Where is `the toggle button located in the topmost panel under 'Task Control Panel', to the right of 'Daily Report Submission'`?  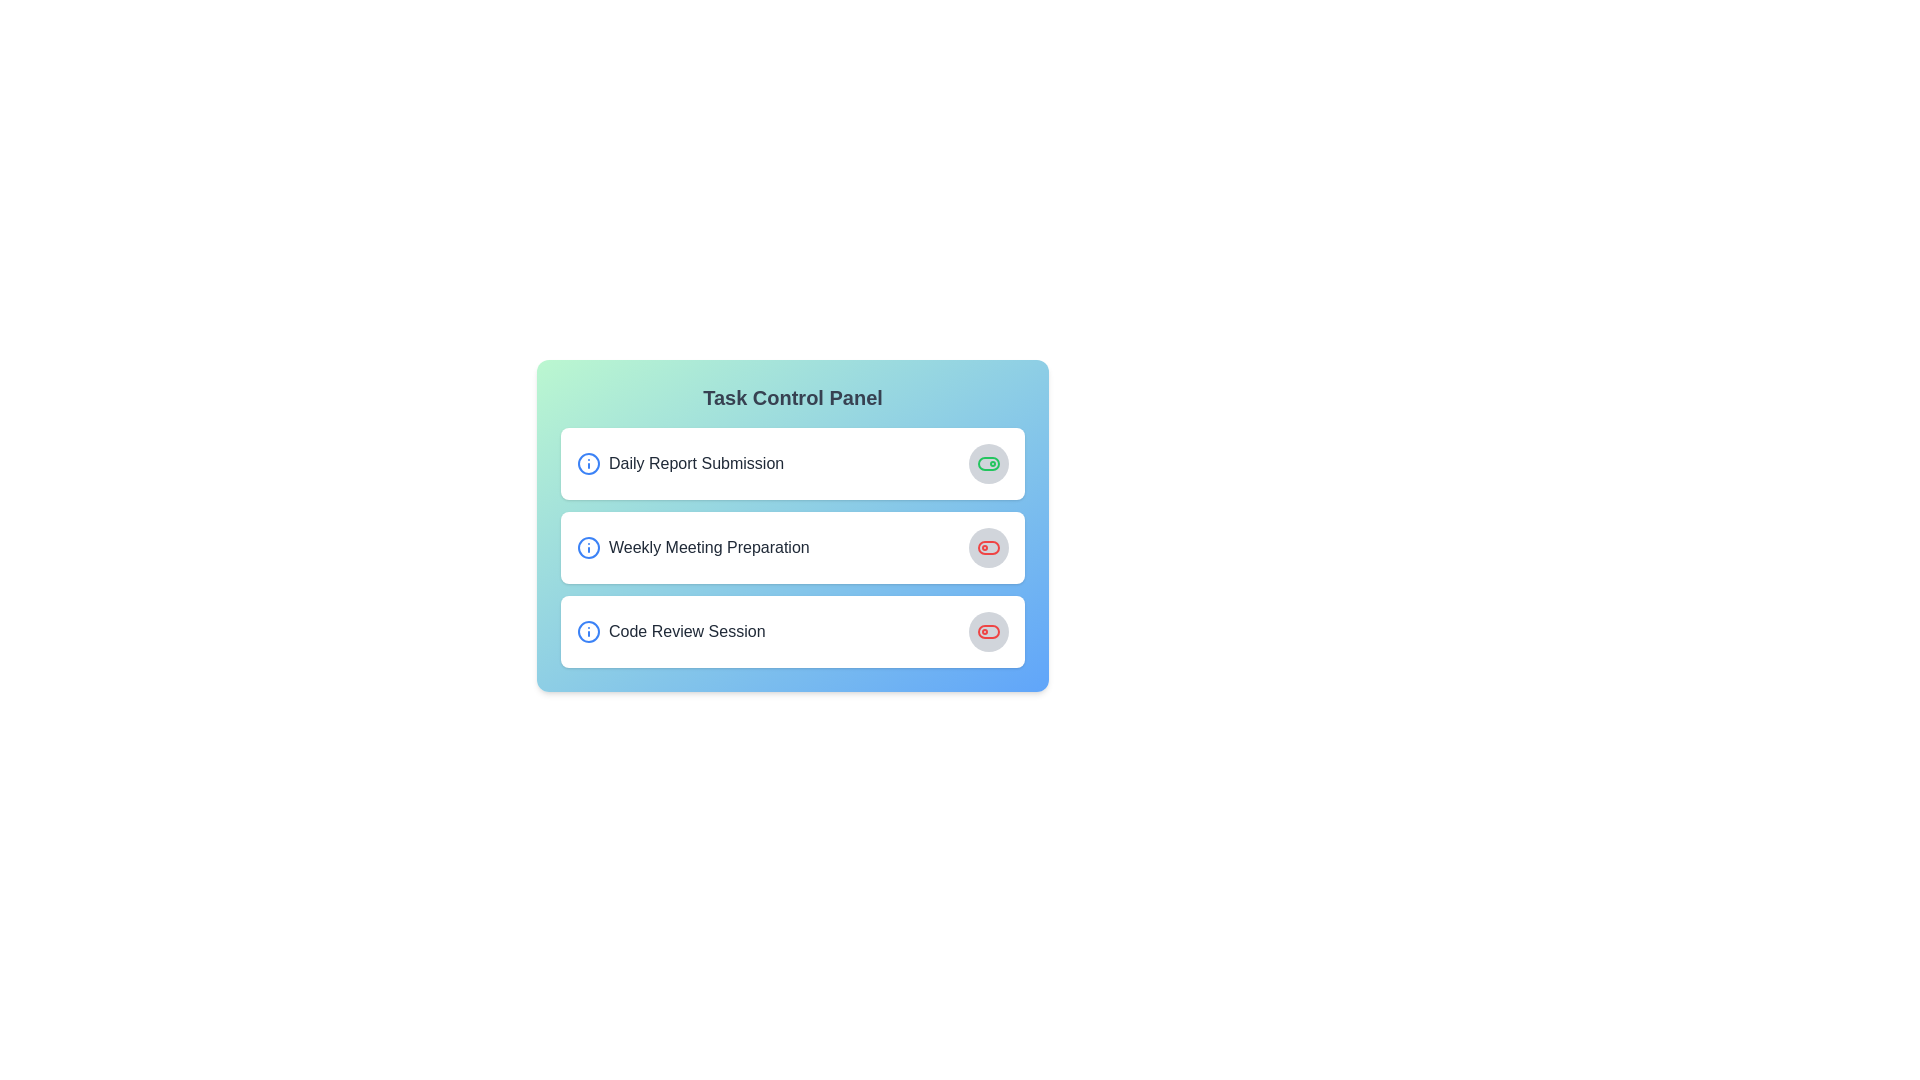
the toggle button located in the topmost panel under 'Task Control Panel', to the right of 'Daily Report Submission' is located at coordinates (988, 463).